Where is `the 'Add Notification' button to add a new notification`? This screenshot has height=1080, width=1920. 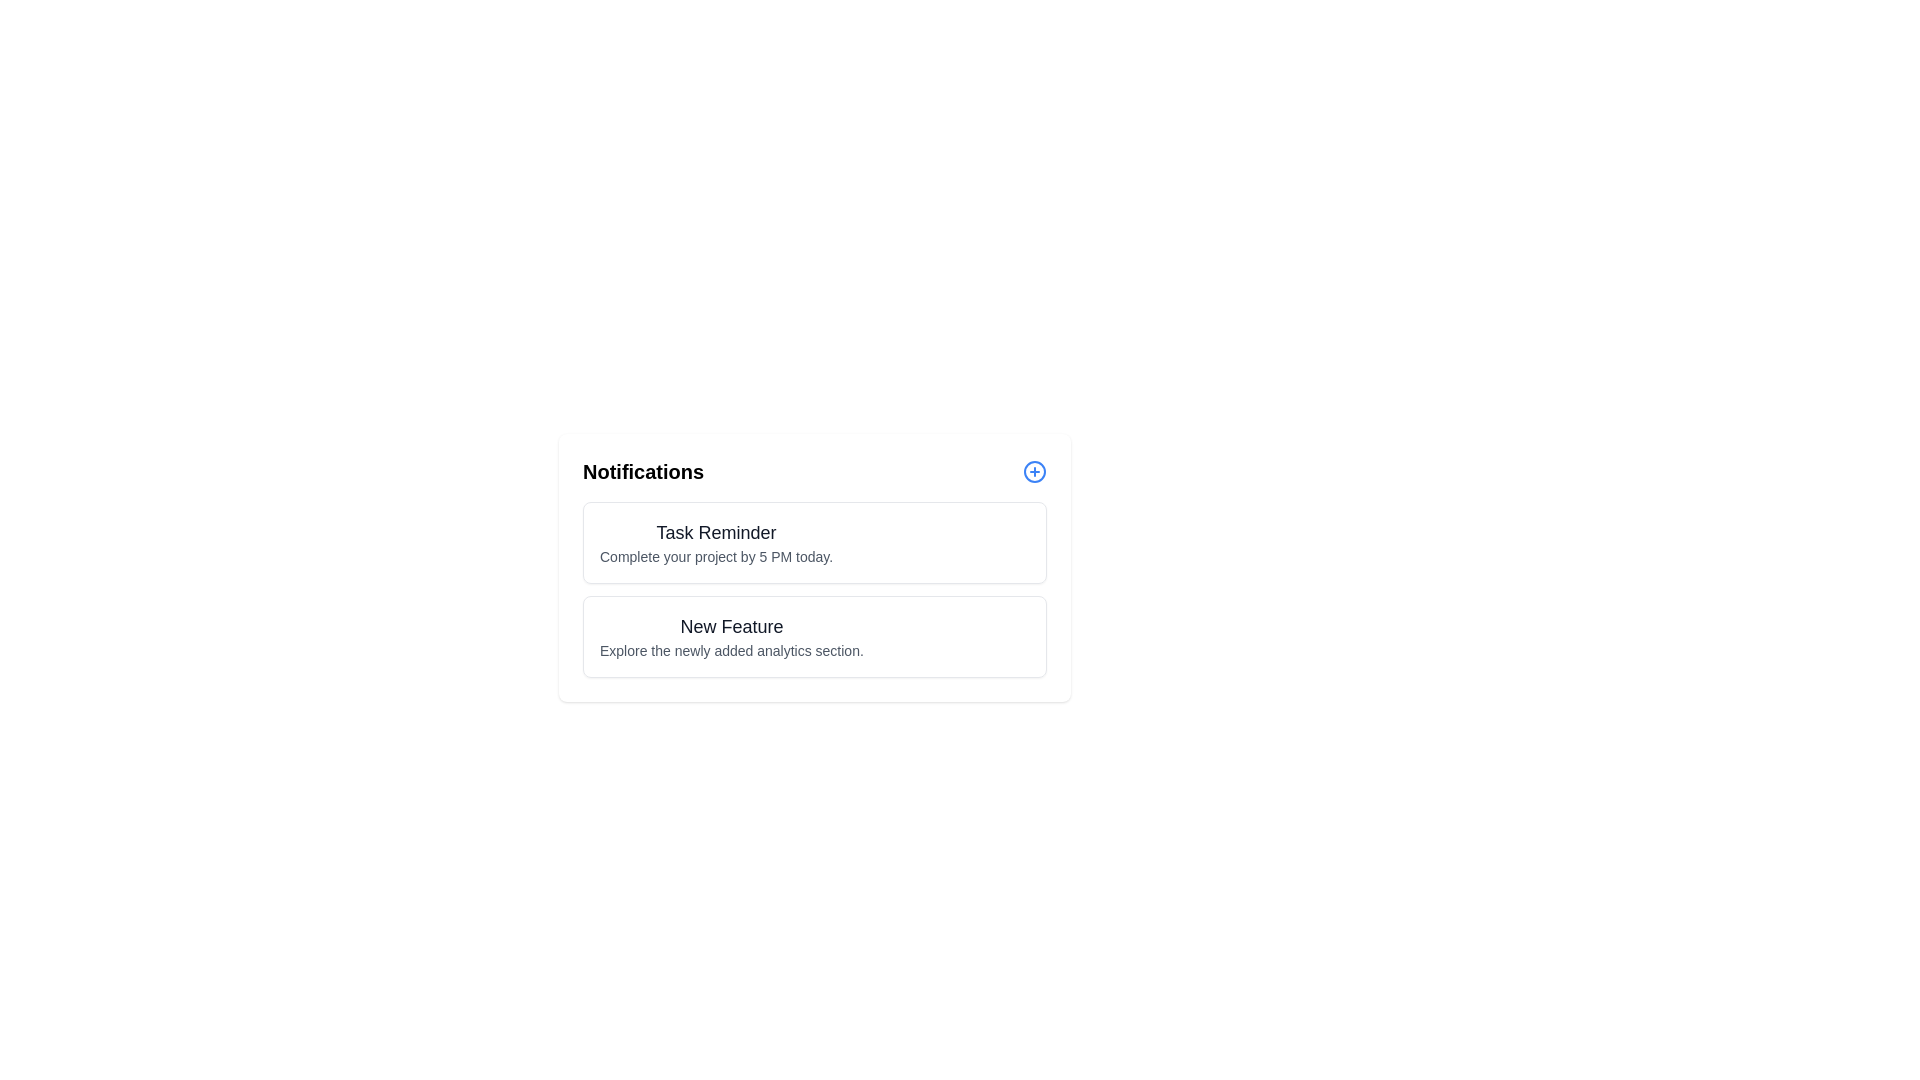 the 'Add Notification' button to add a new notification is located at coordinates (1035, 471).